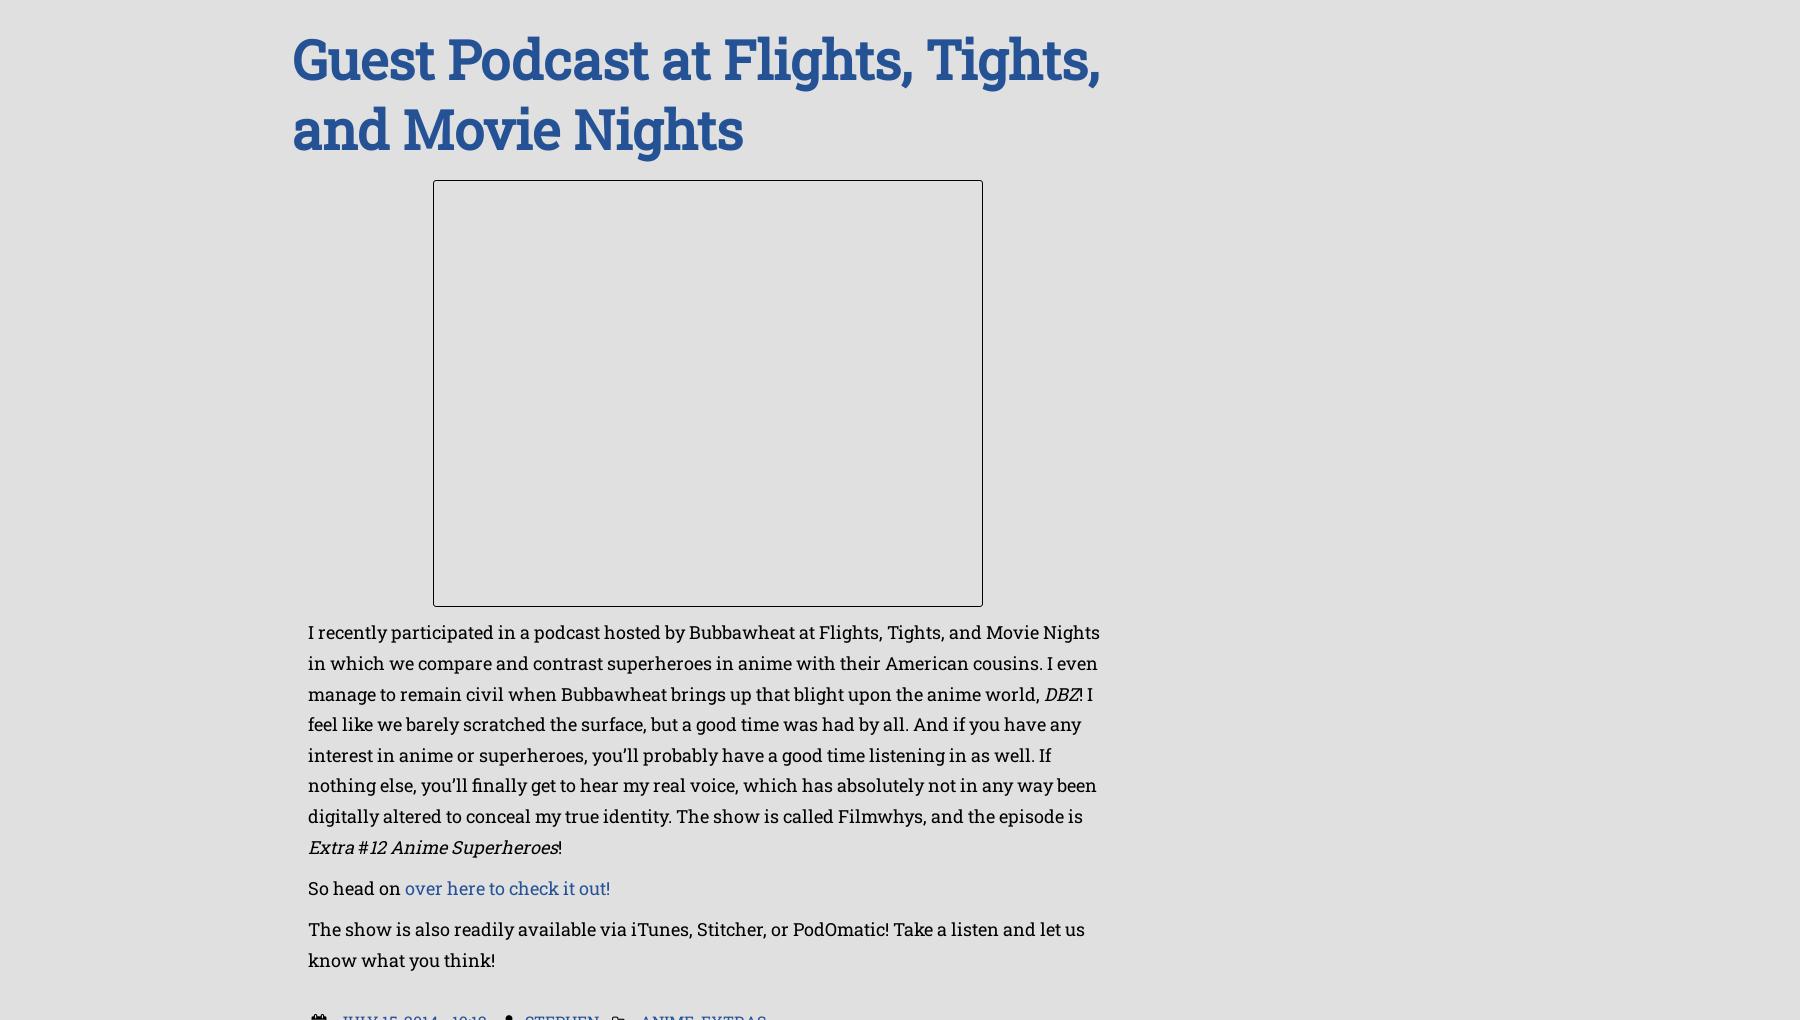 The width and height of the screenshot is (1800, 1020). Describe the element at coordinates (701, 753) in the screenshot. I see `'! I feel like we barely scratched the surface, but a good time was had by all. And if you have any interest in anime or superheroes, you’ll probably have a good time listening in as well. If nothing else, you’ll finally get to hear my real voice, which has absolutely not in any way been digitally altered to conceal my true identity. The show is called Filmwhys, and the episode is'` at that location.